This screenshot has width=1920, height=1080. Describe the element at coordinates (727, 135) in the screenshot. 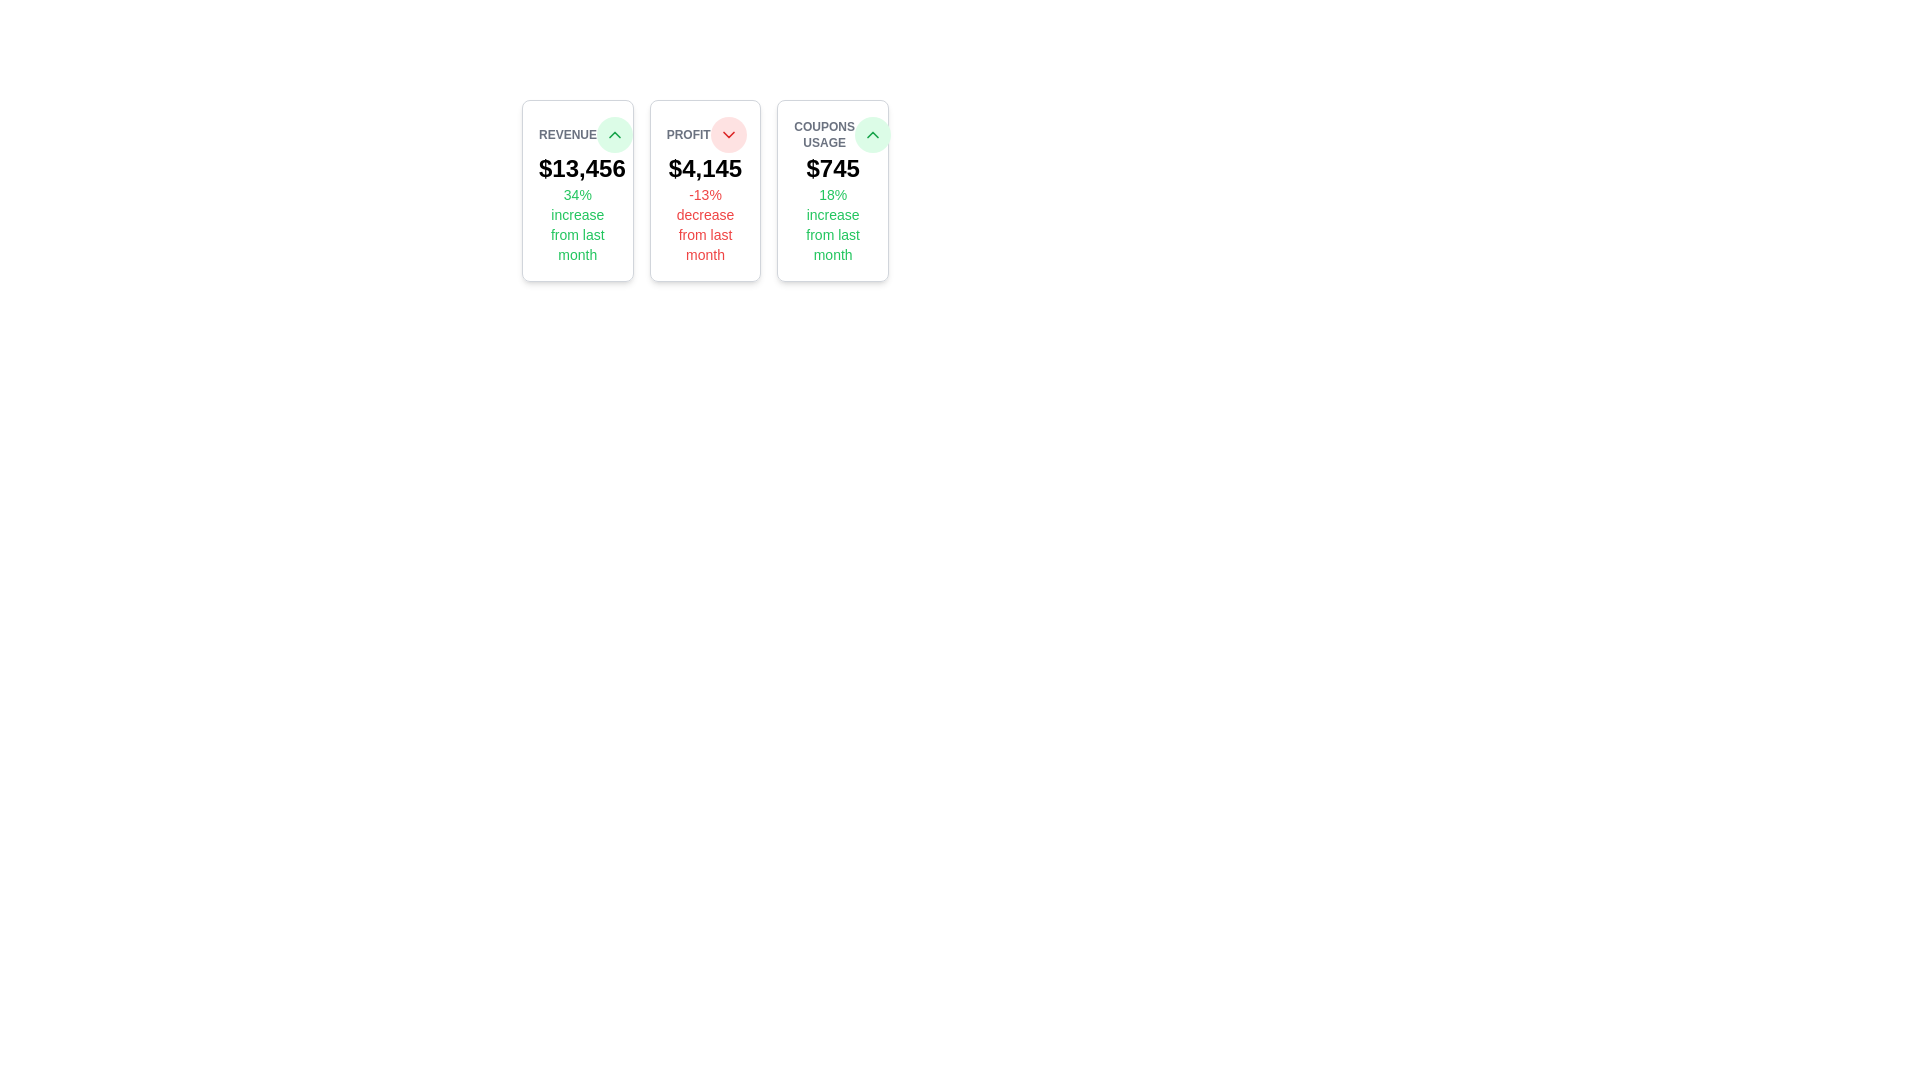

I see `the circular icon button with a red background and downward-pointing chevron symbol located in the 'Profit' section, positioned to the upper-right of the text 'Profit'` at that location.